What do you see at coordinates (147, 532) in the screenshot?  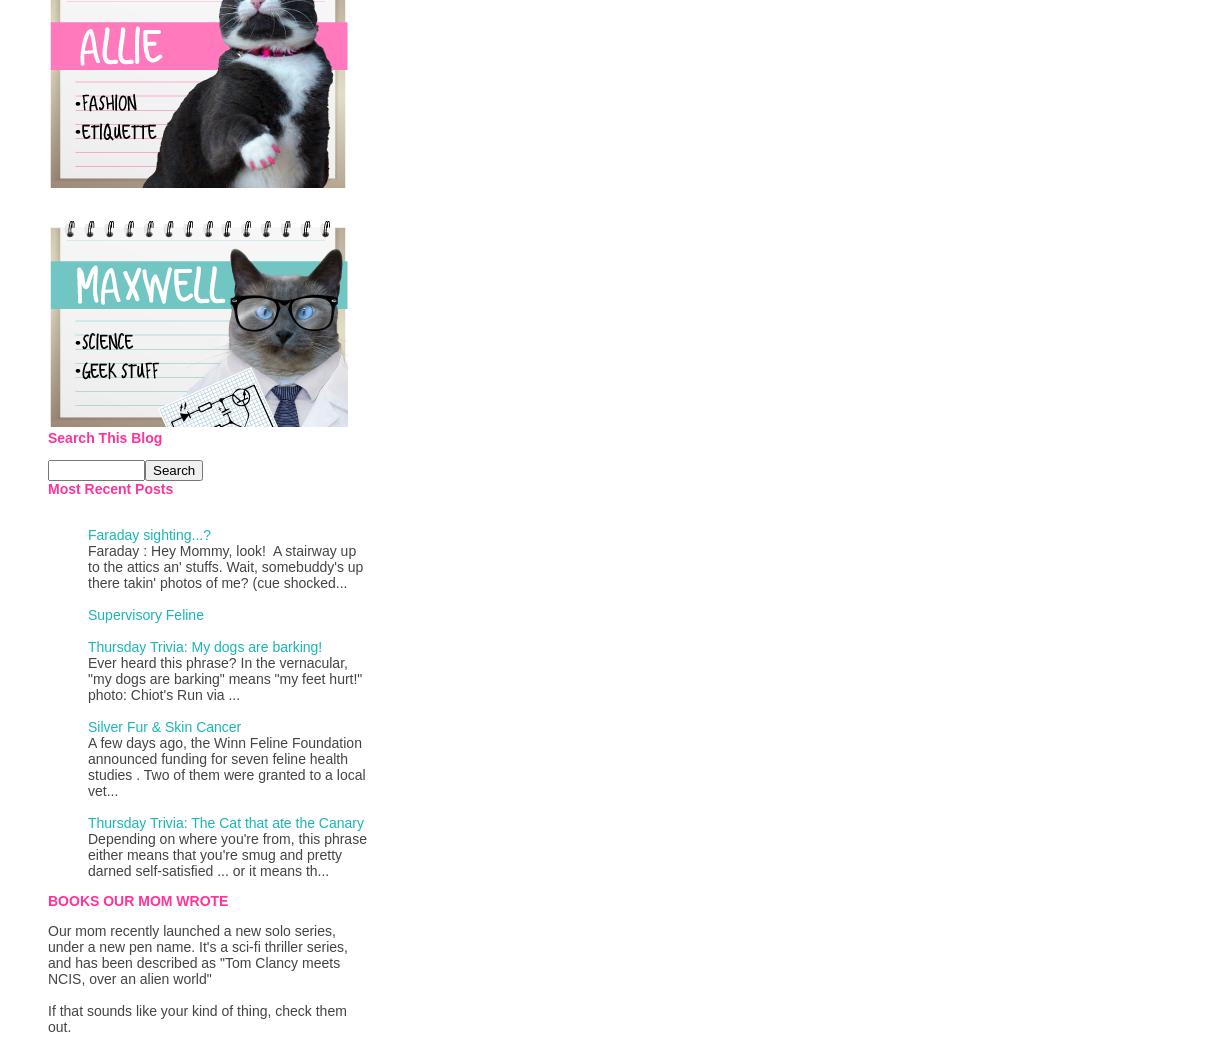 I see `'Faraday sighting...?'` at bounding box center [147, 532].